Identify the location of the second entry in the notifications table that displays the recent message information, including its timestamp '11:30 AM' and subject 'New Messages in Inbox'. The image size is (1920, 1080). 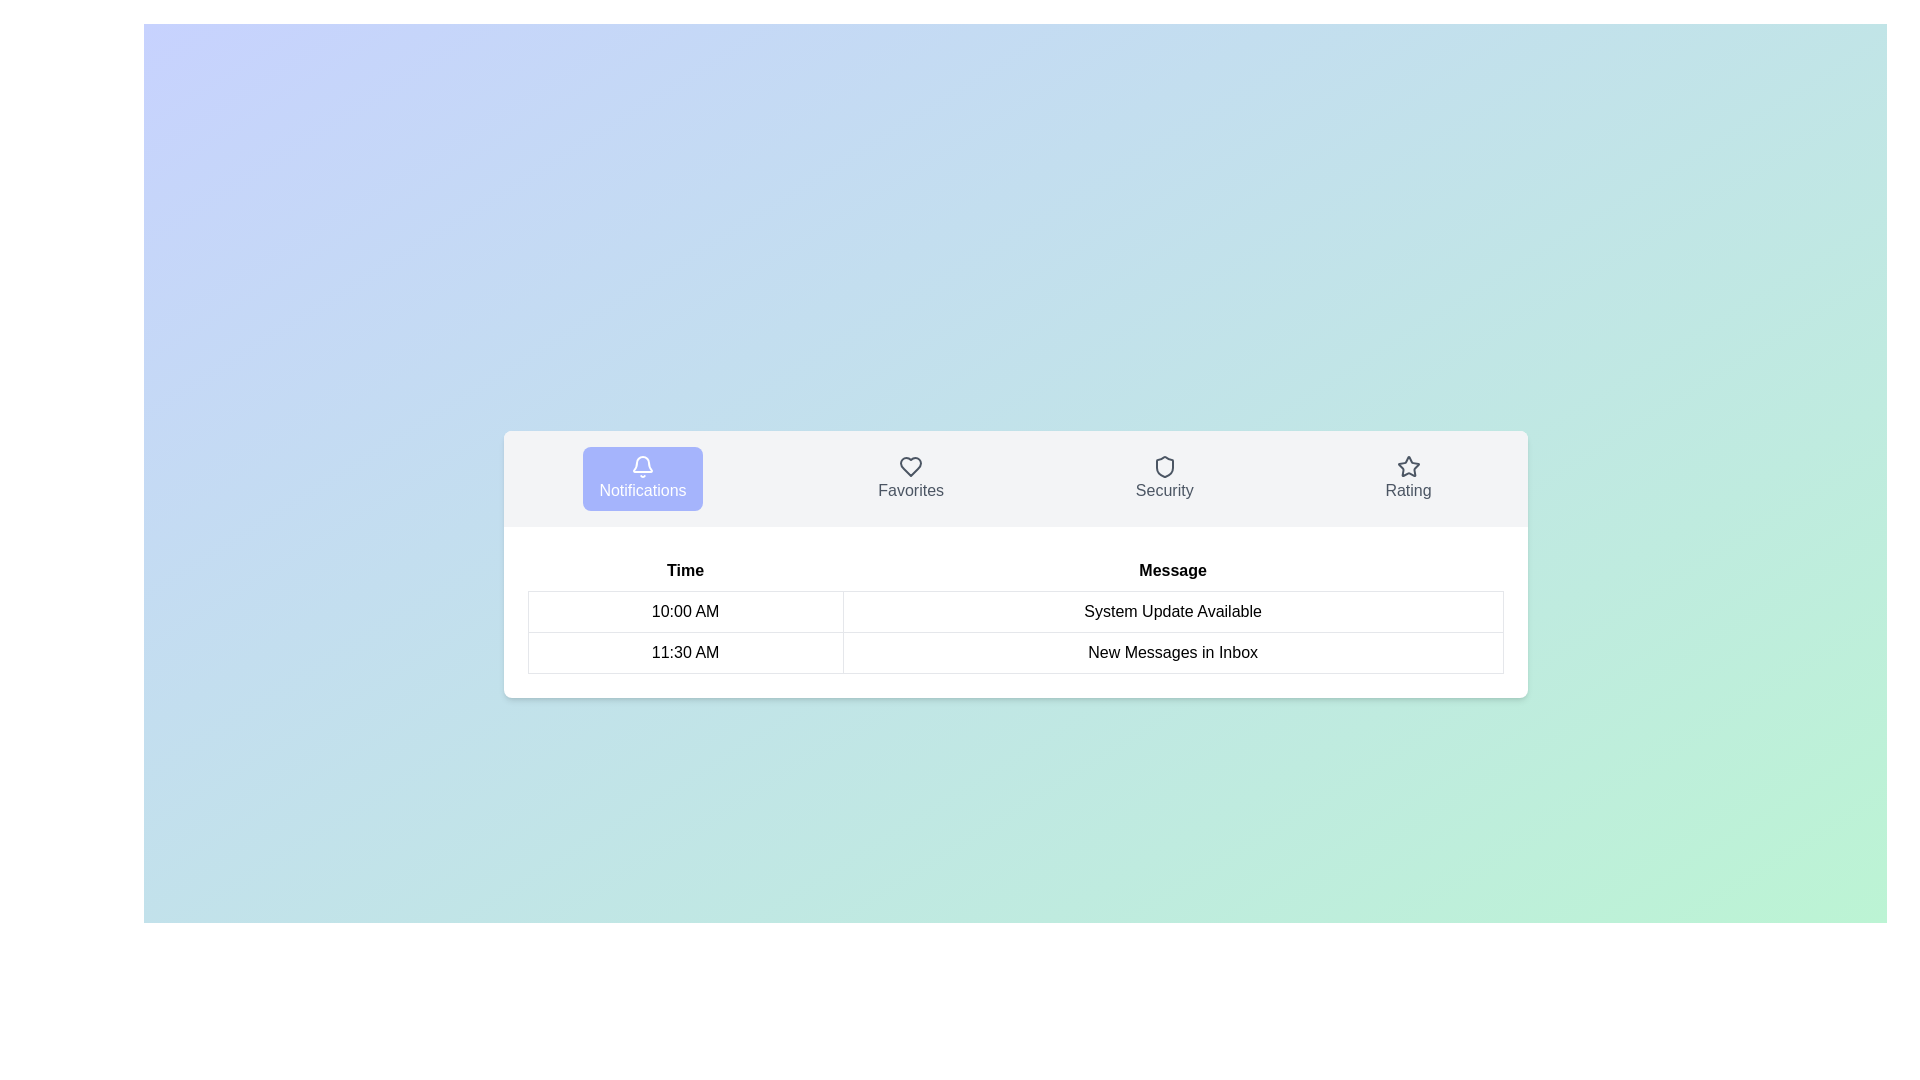
(1015, 652).